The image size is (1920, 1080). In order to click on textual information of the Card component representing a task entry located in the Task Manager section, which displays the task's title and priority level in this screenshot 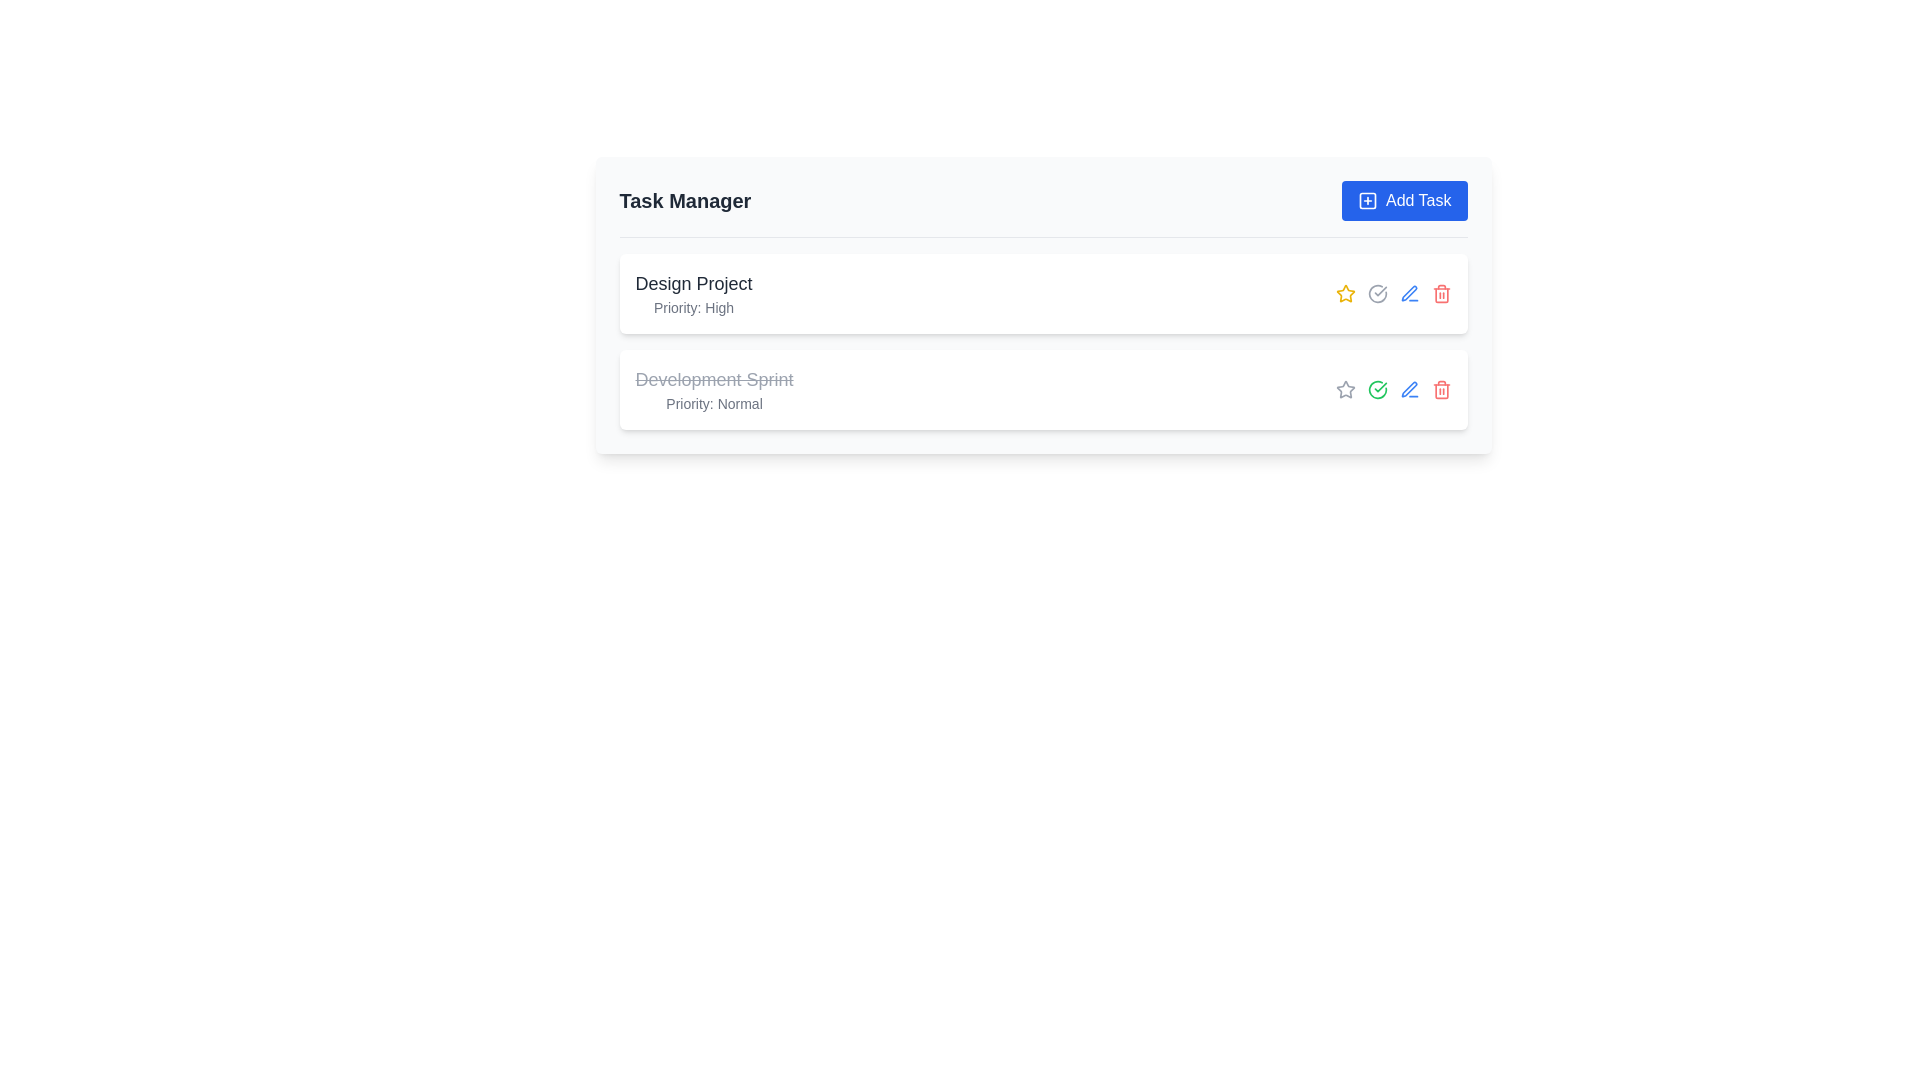, I will do `click(1042, 305)`.